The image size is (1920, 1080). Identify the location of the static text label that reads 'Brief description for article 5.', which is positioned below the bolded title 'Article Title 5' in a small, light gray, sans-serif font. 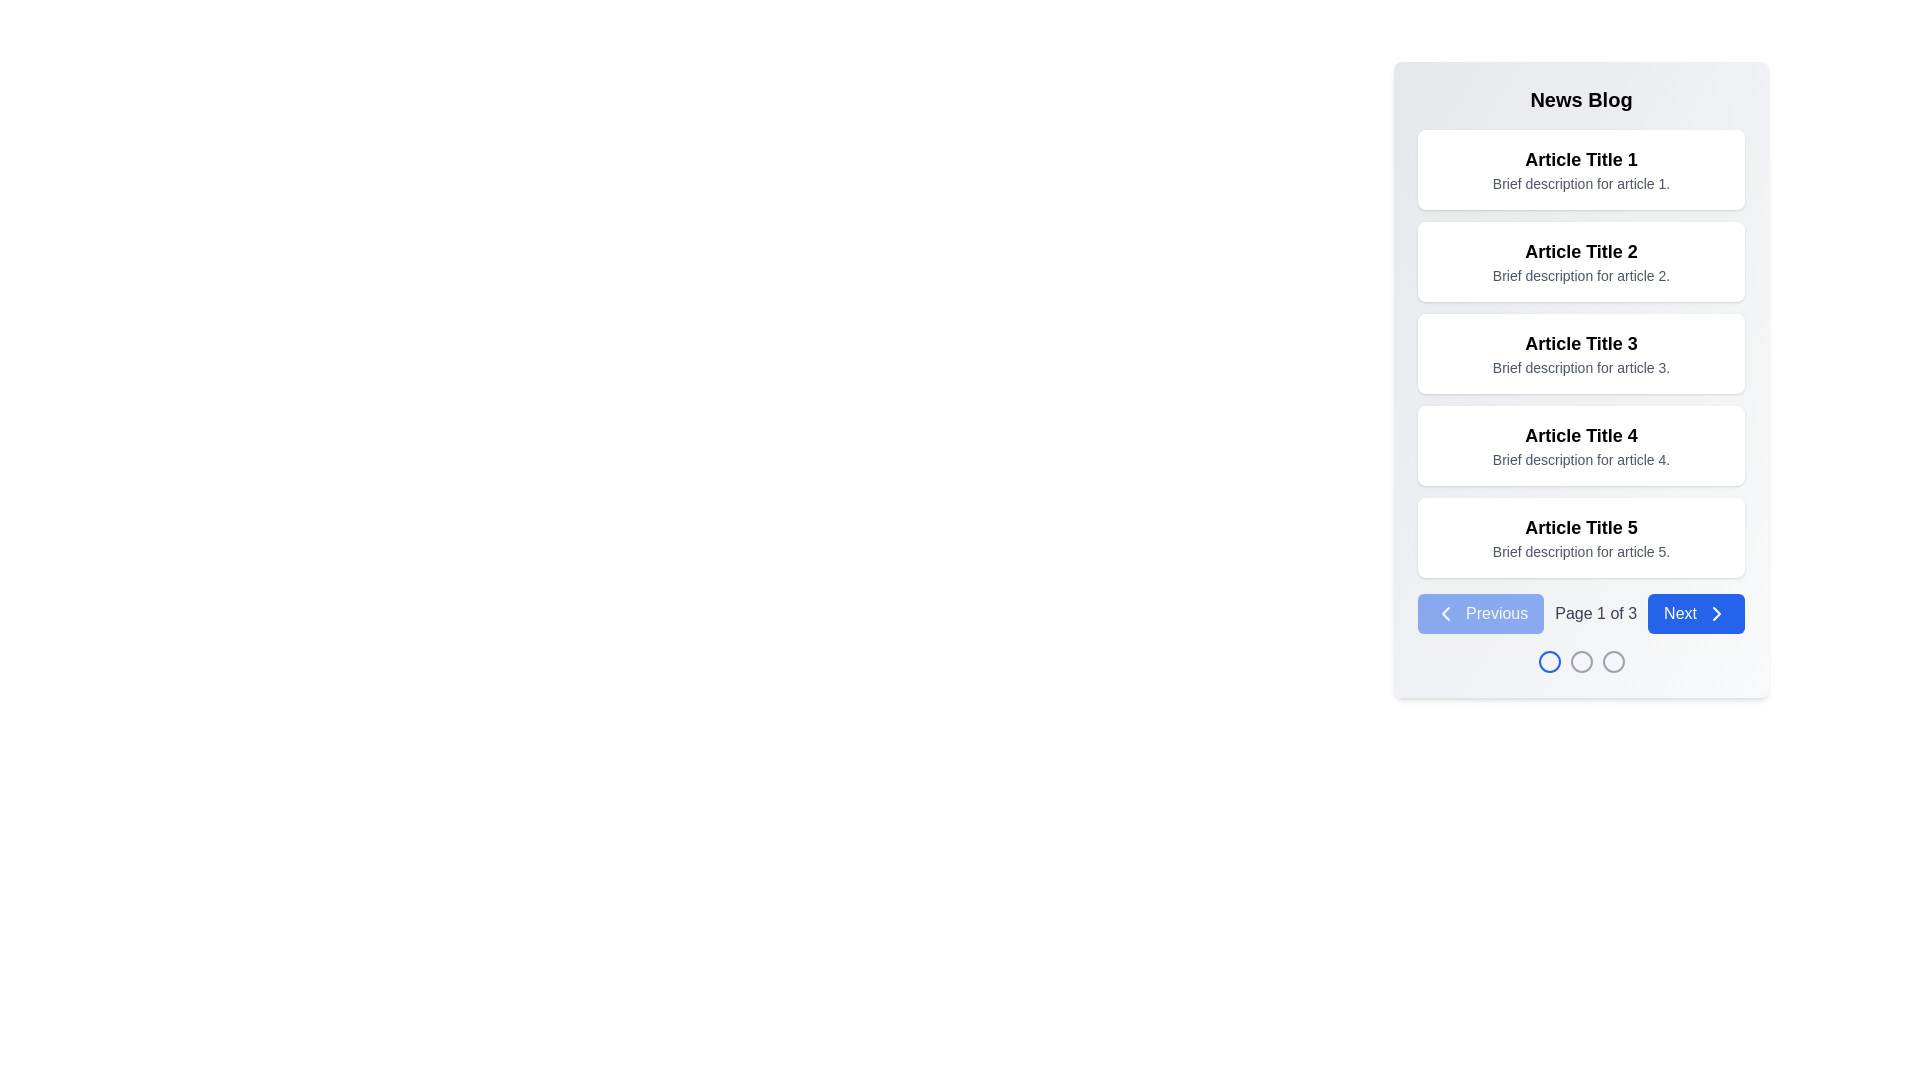
(1580, 551).